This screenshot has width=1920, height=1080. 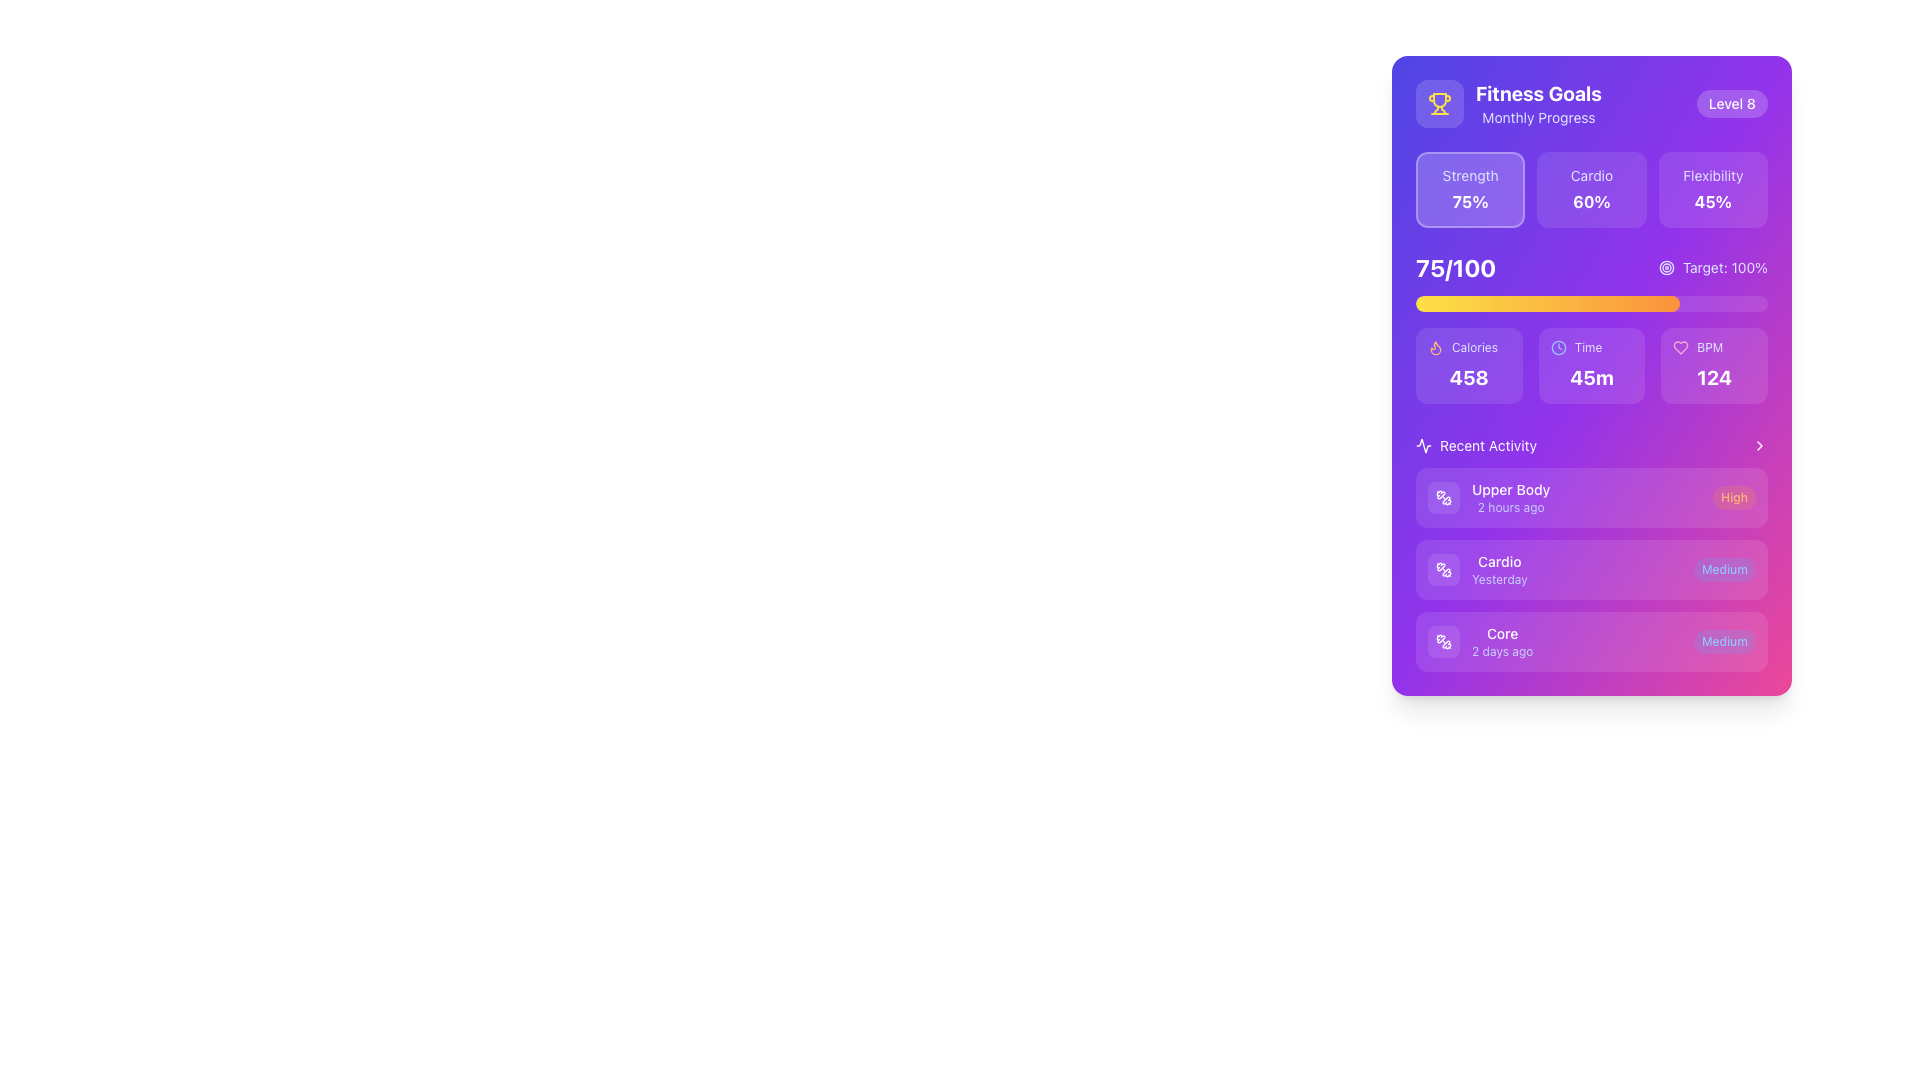 What do you see at coordinates (1591, 201) in the screenshot?
I see `the Text Label displaying '60%' which is located within the purple background card under the fitness goals section, to the right of 'Cardio' and below 'Strength'` at bounding box center [1591, 201].